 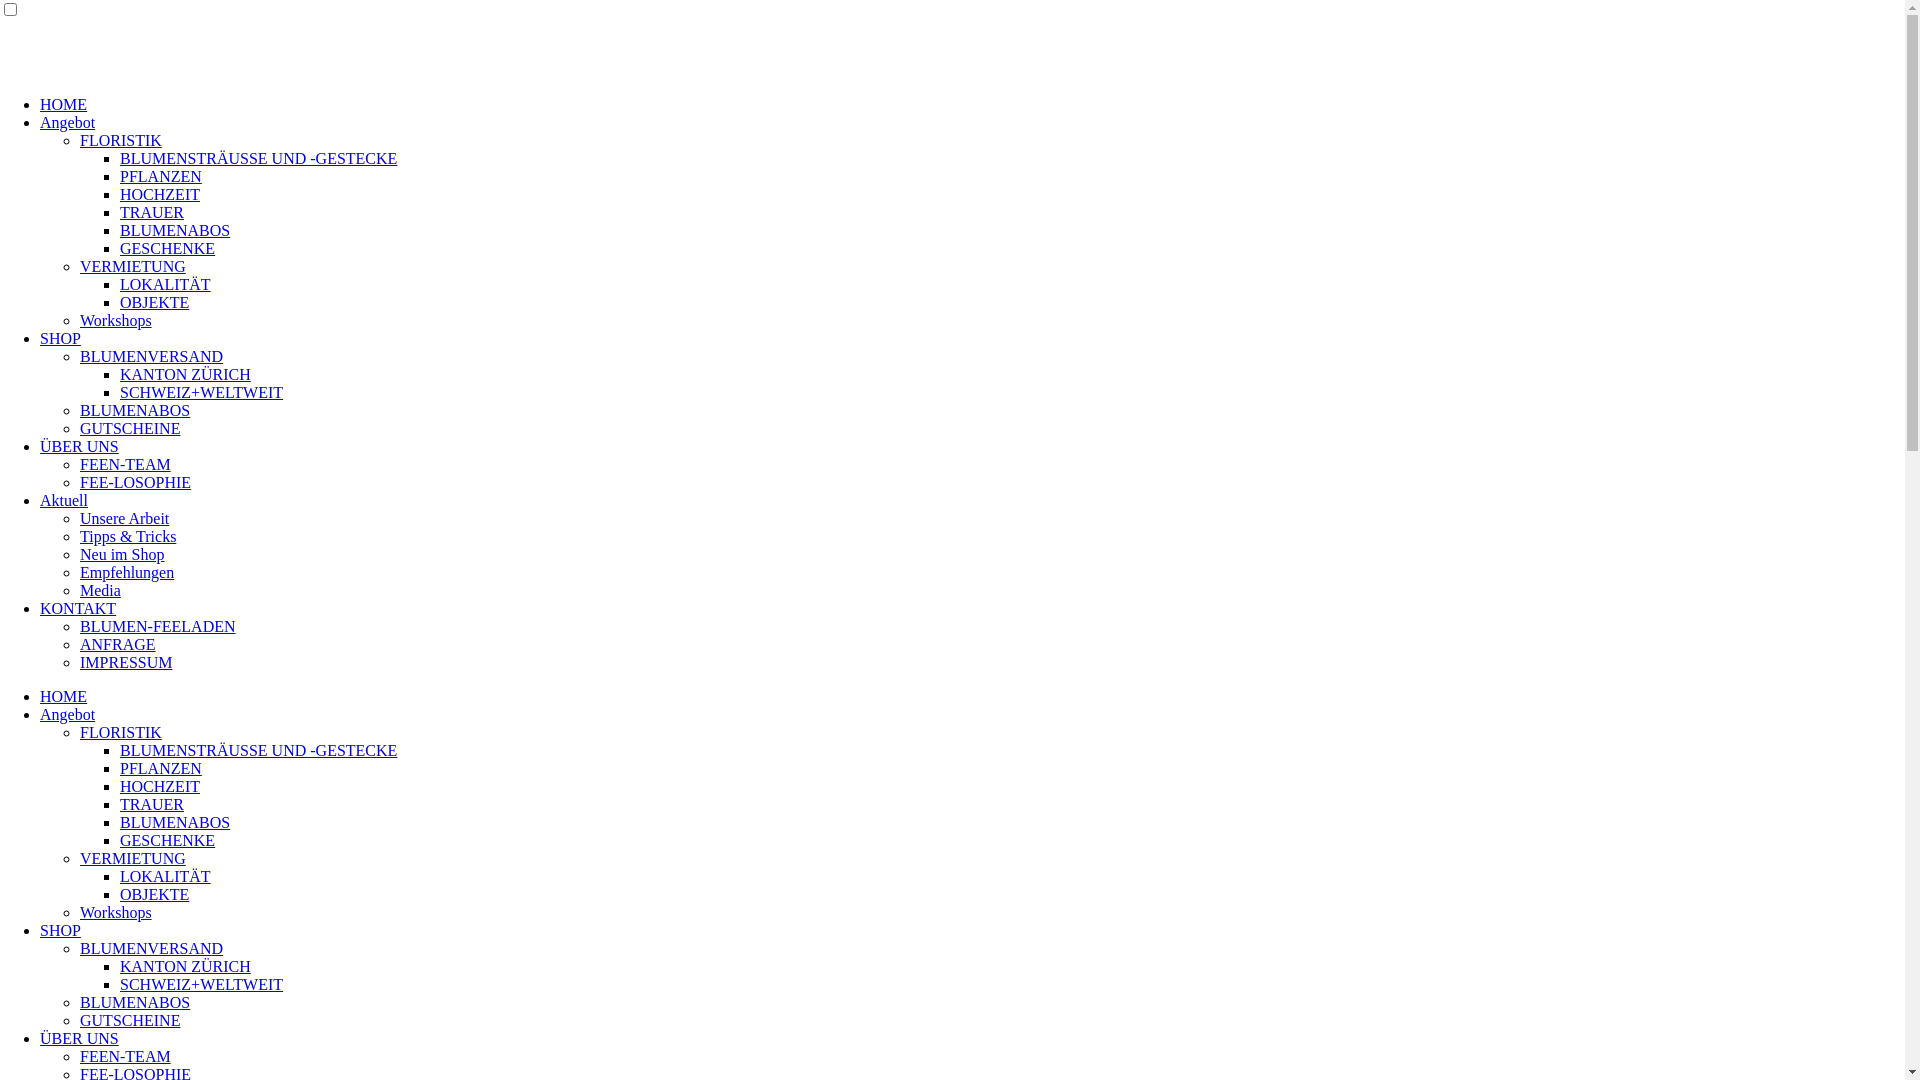 I want to click on 'FLORISTIK', so click(x=119, y=732).